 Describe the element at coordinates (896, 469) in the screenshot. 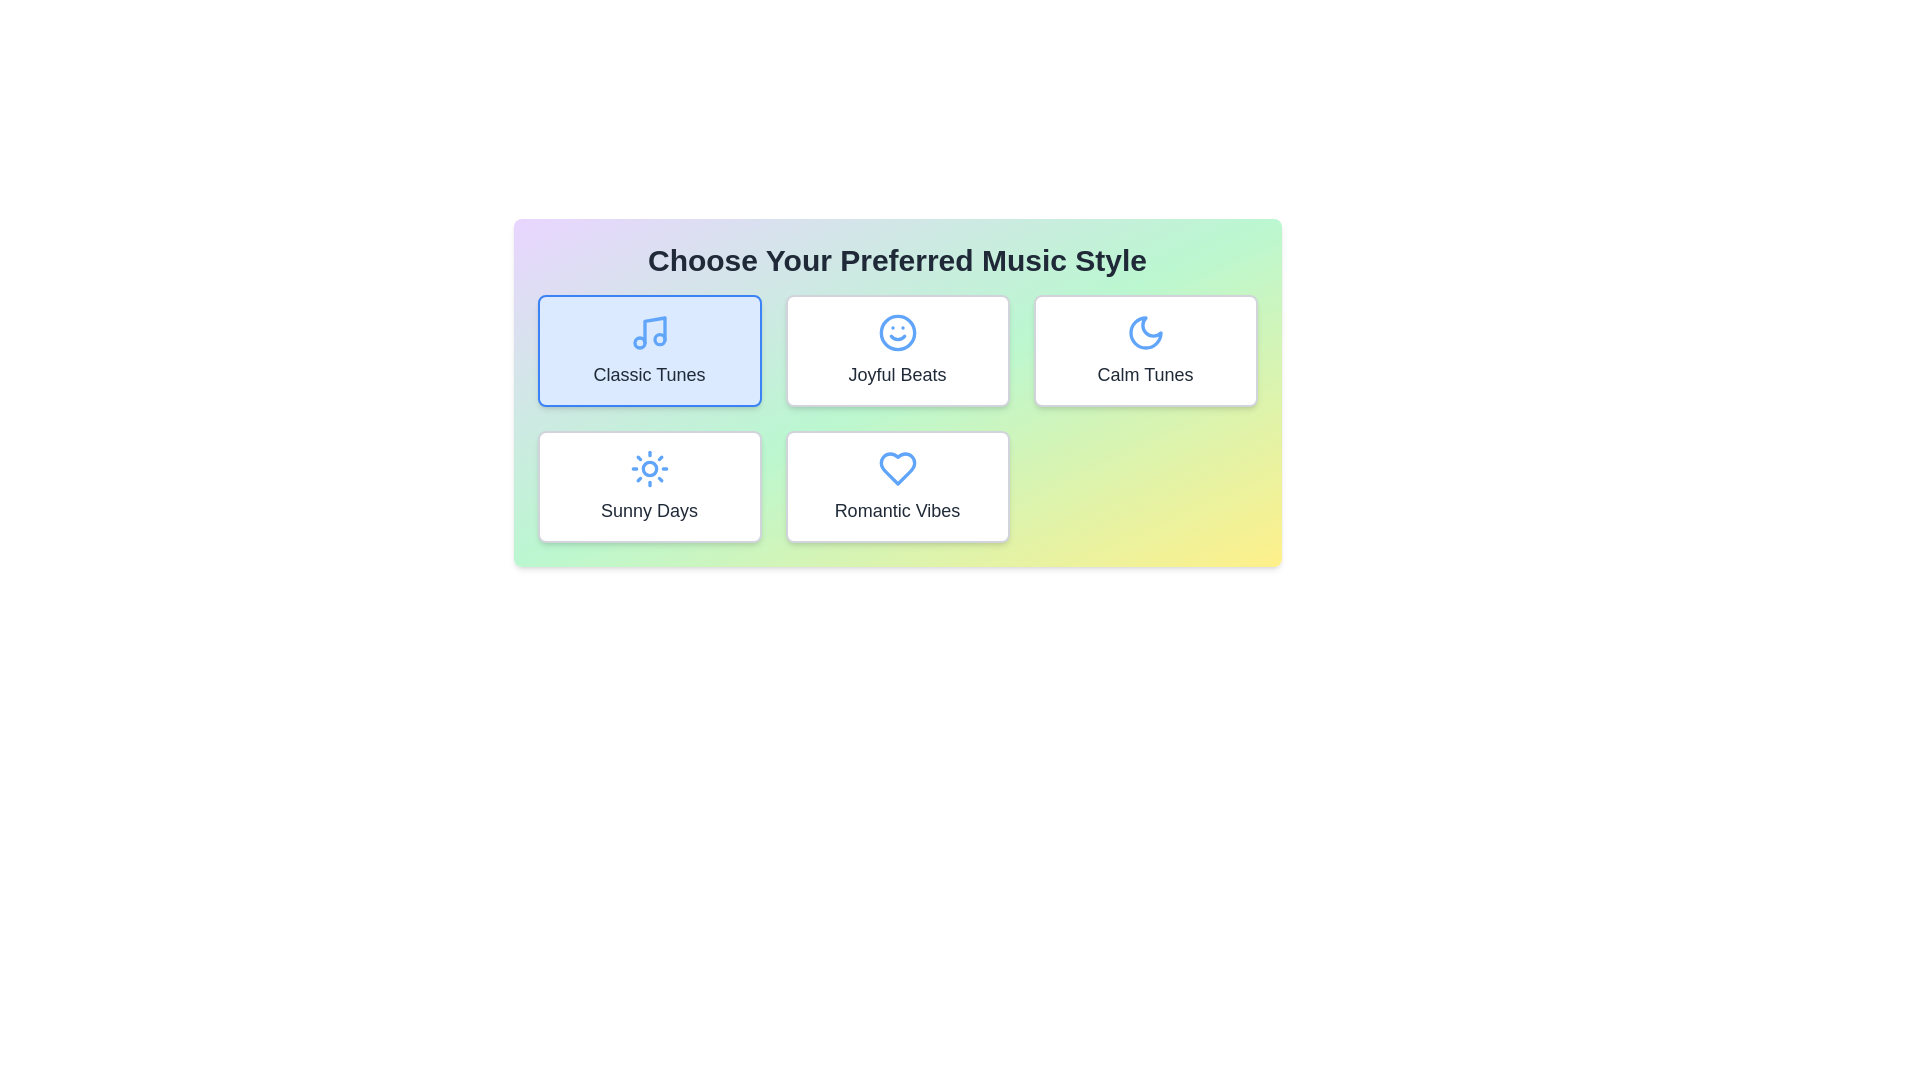

I see `the heart-shaped icon styled in vivid blue, located at the top of the 'Romantic Vibes' card` at that location.